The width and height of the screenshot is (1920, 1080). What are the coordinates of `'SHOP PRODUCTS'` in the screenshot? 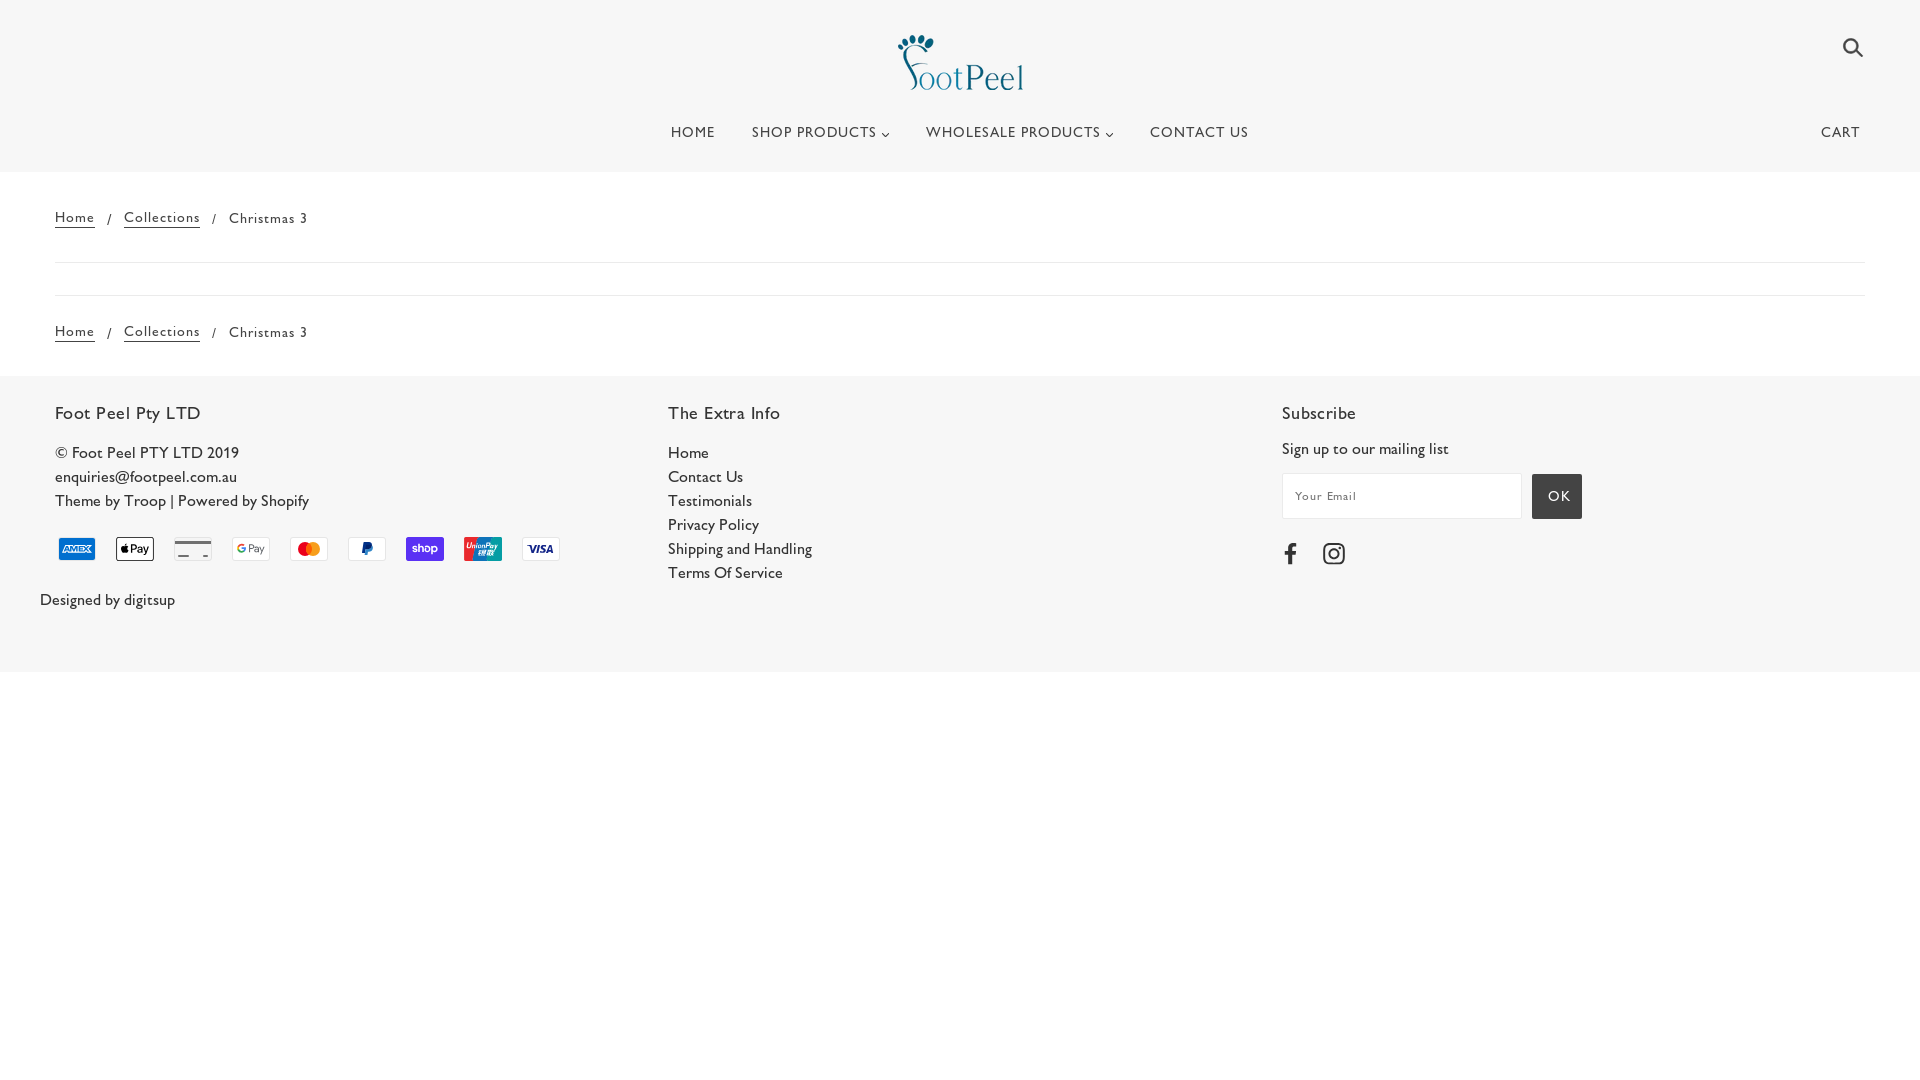 It's located at (820, 140).